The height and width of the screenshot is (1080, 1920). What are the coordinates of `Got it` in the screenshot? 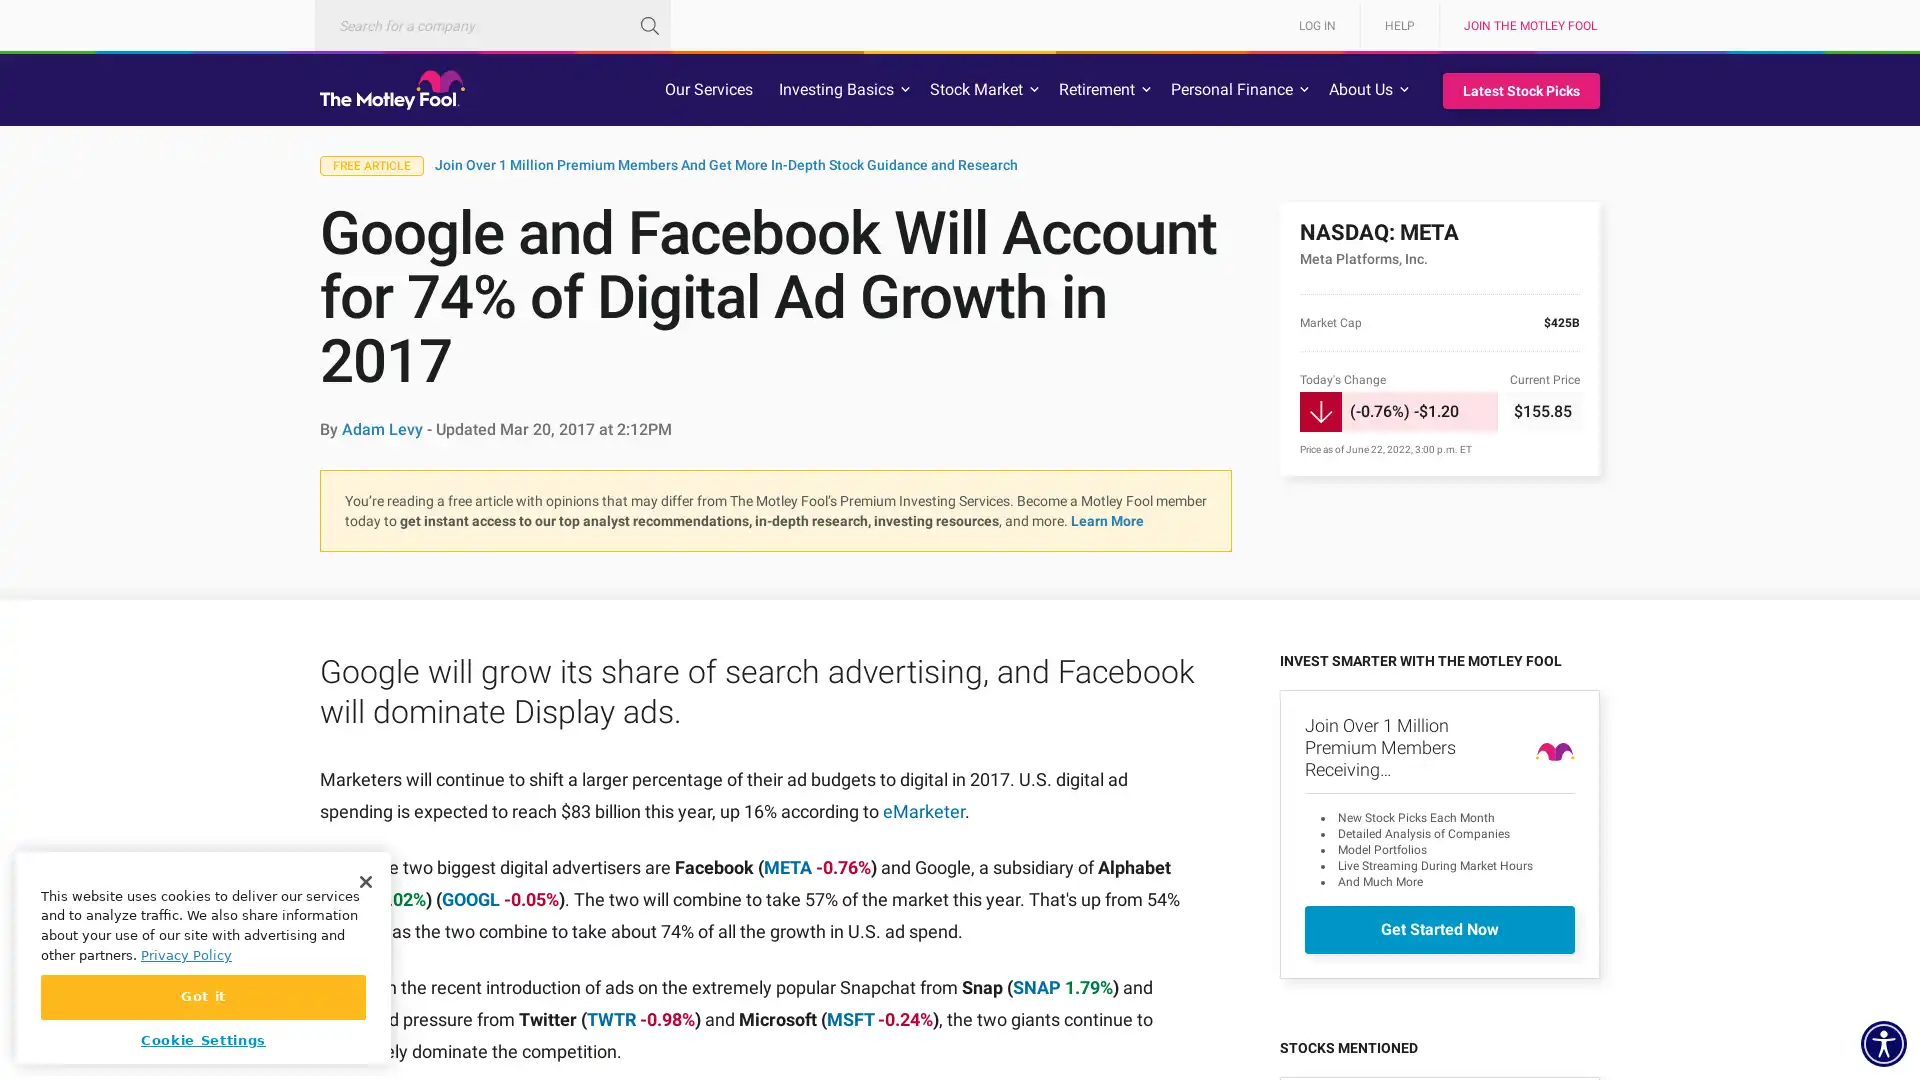 It's located at (203, 996).